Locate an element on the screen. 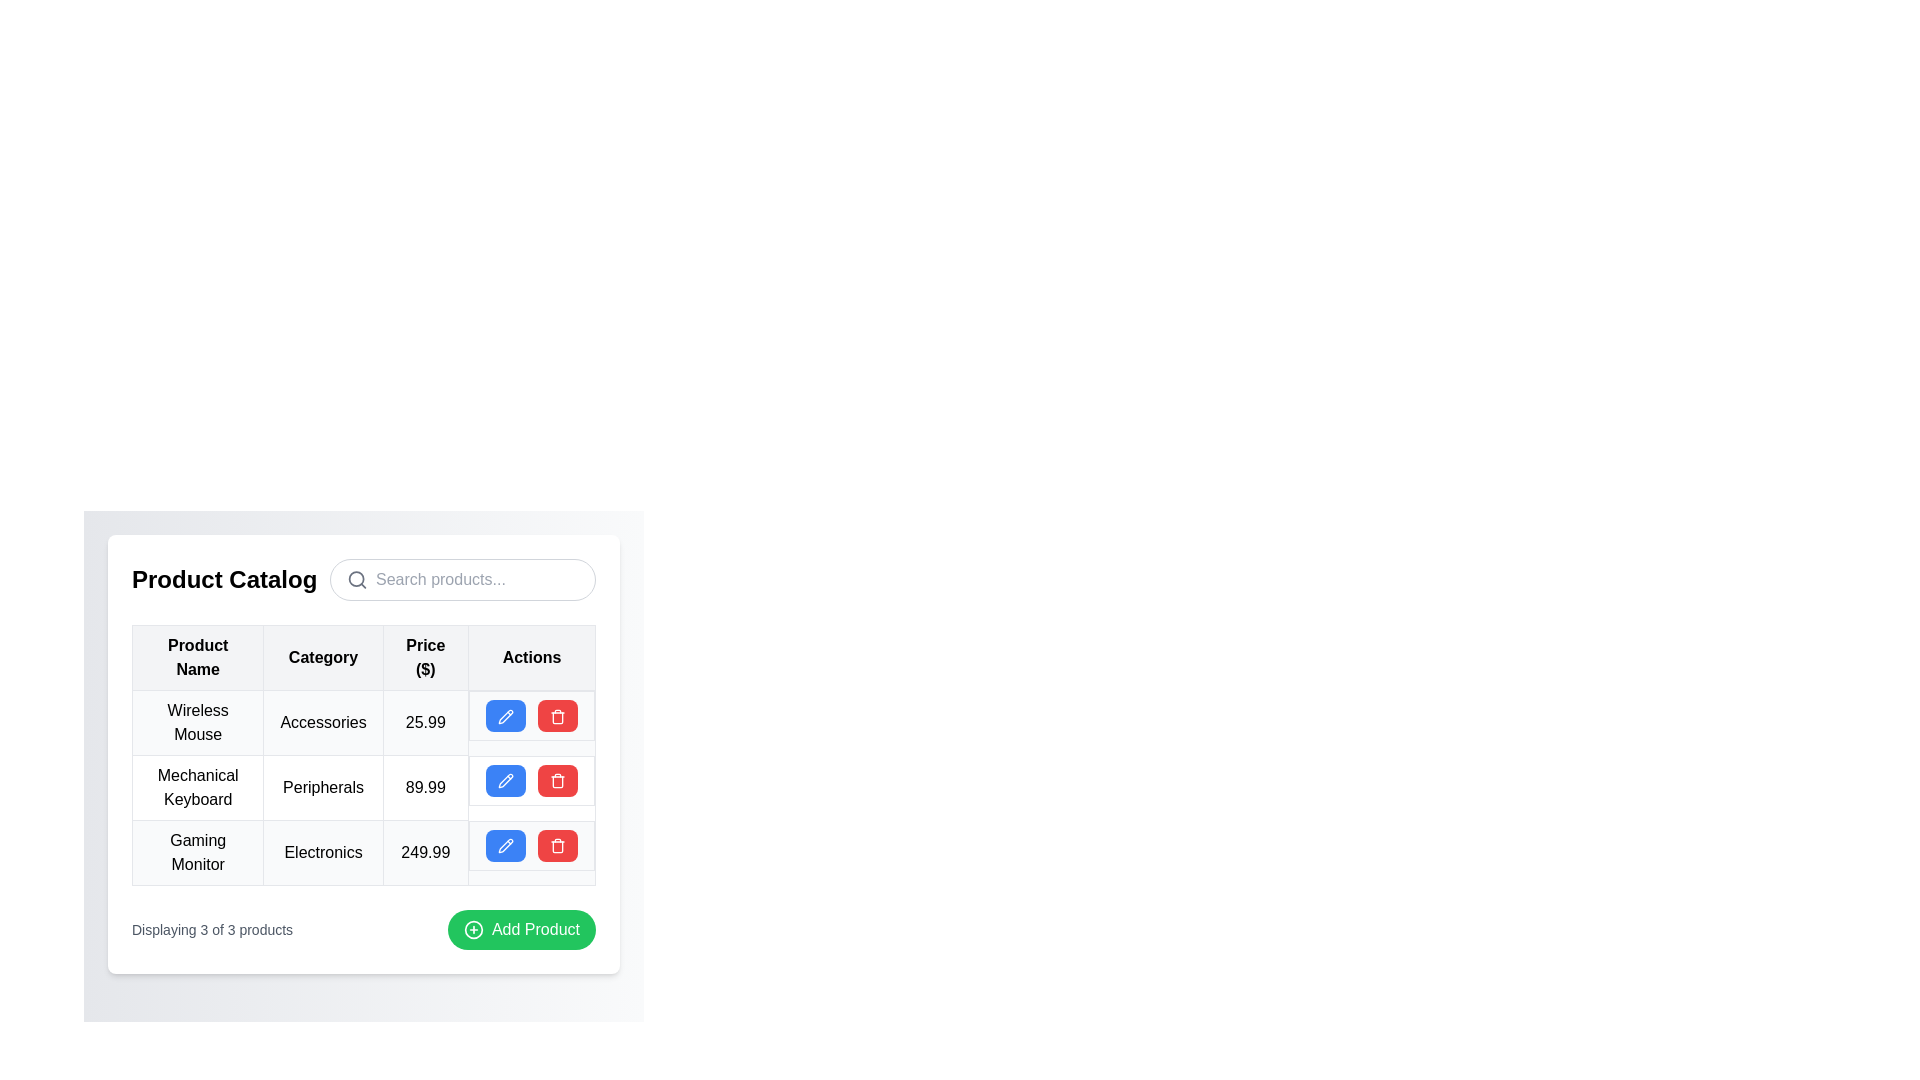 The height and width of the screenshot is (1080, 1920). the 'Add Product' button icon, which serves as a visual cue for adding a new product, located within the green circular section of the button is located at coordinates (472, 929).